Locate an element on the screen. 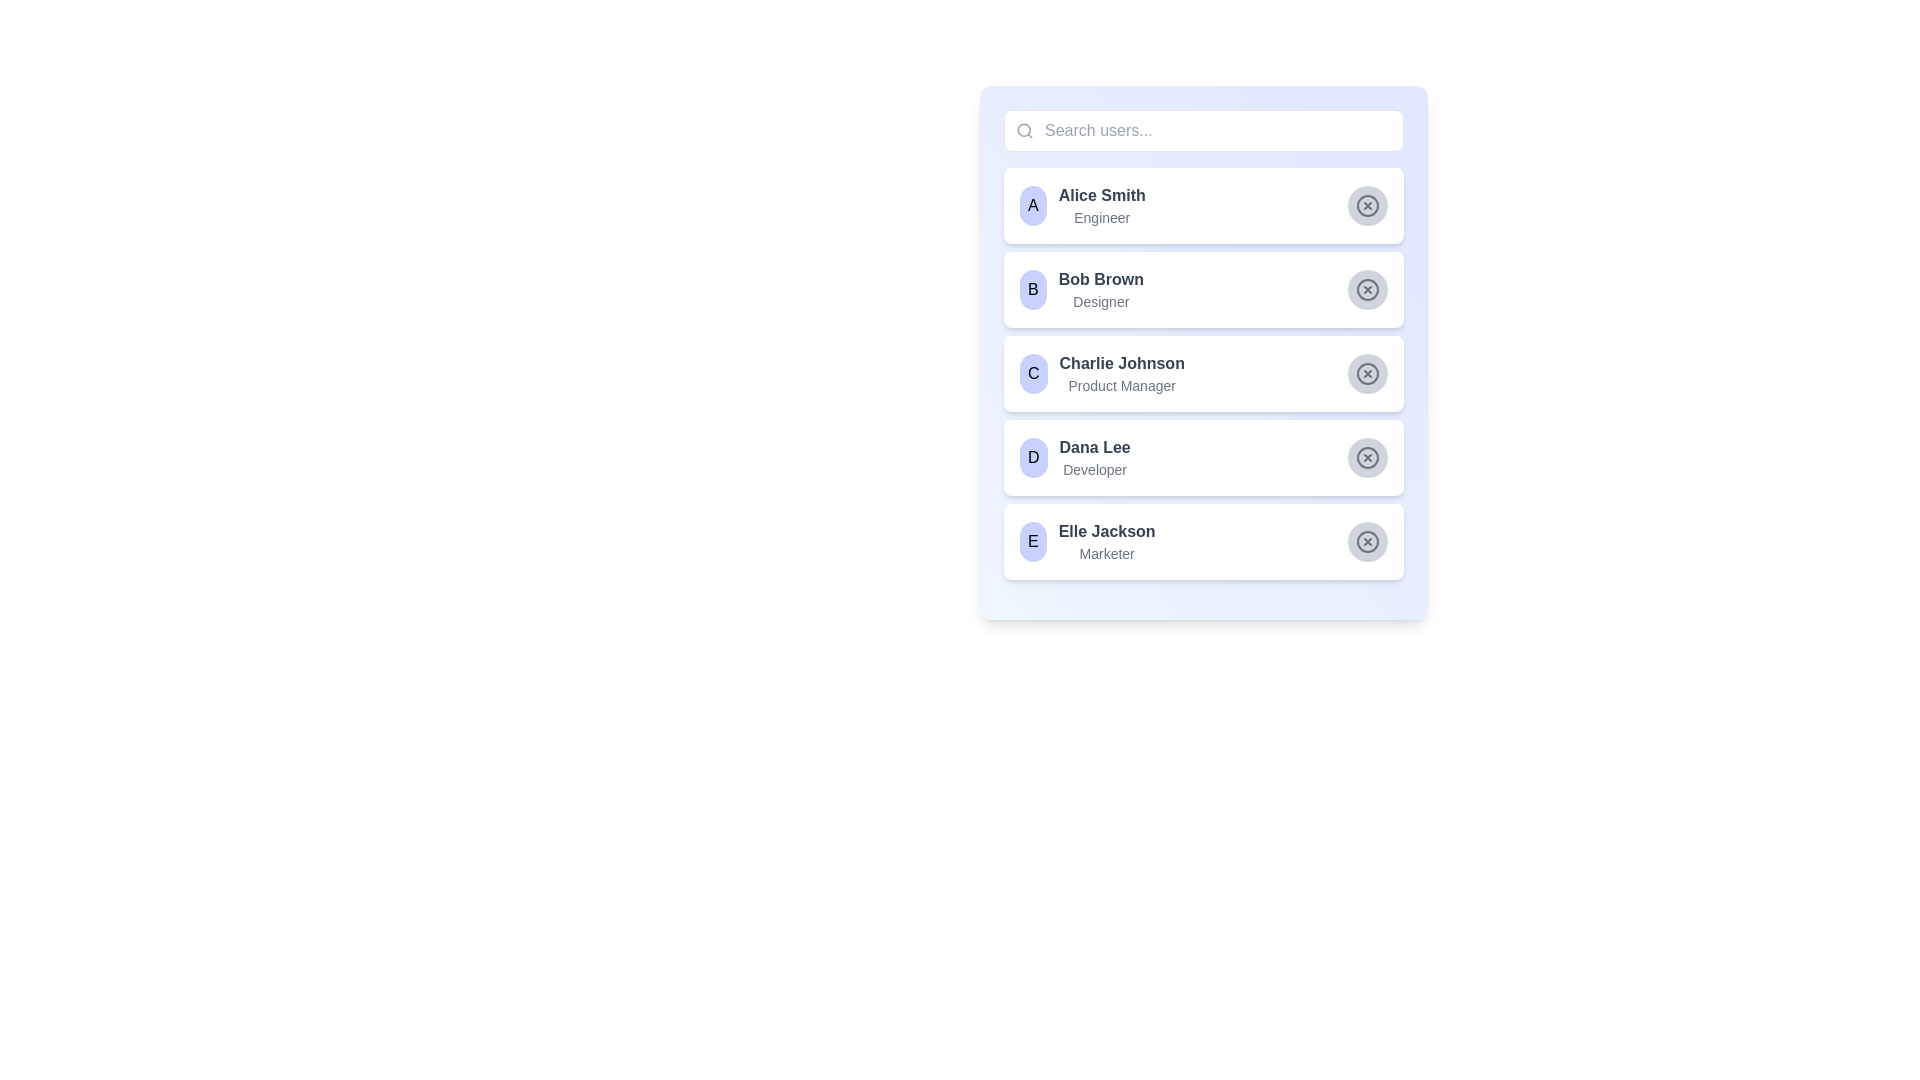  the circle with an 'X' mark inside it, located on the right-hand side of the list item for 'Charlie Johnson, Product Manager' is located at coordinates (1367, 374).